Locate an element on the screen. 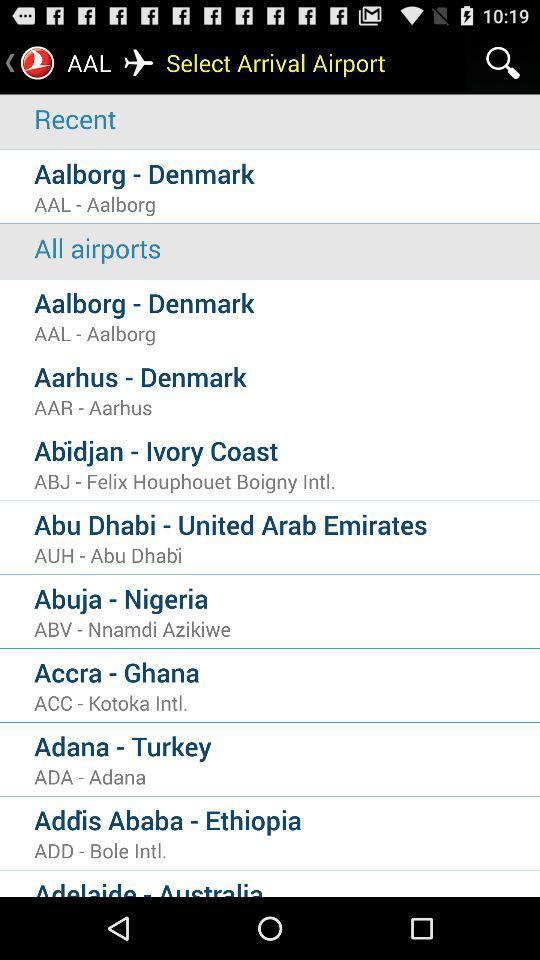 The height and width of the screenshot is (960, 540). the icon below ada - adana is located at coordinates (286, 819).